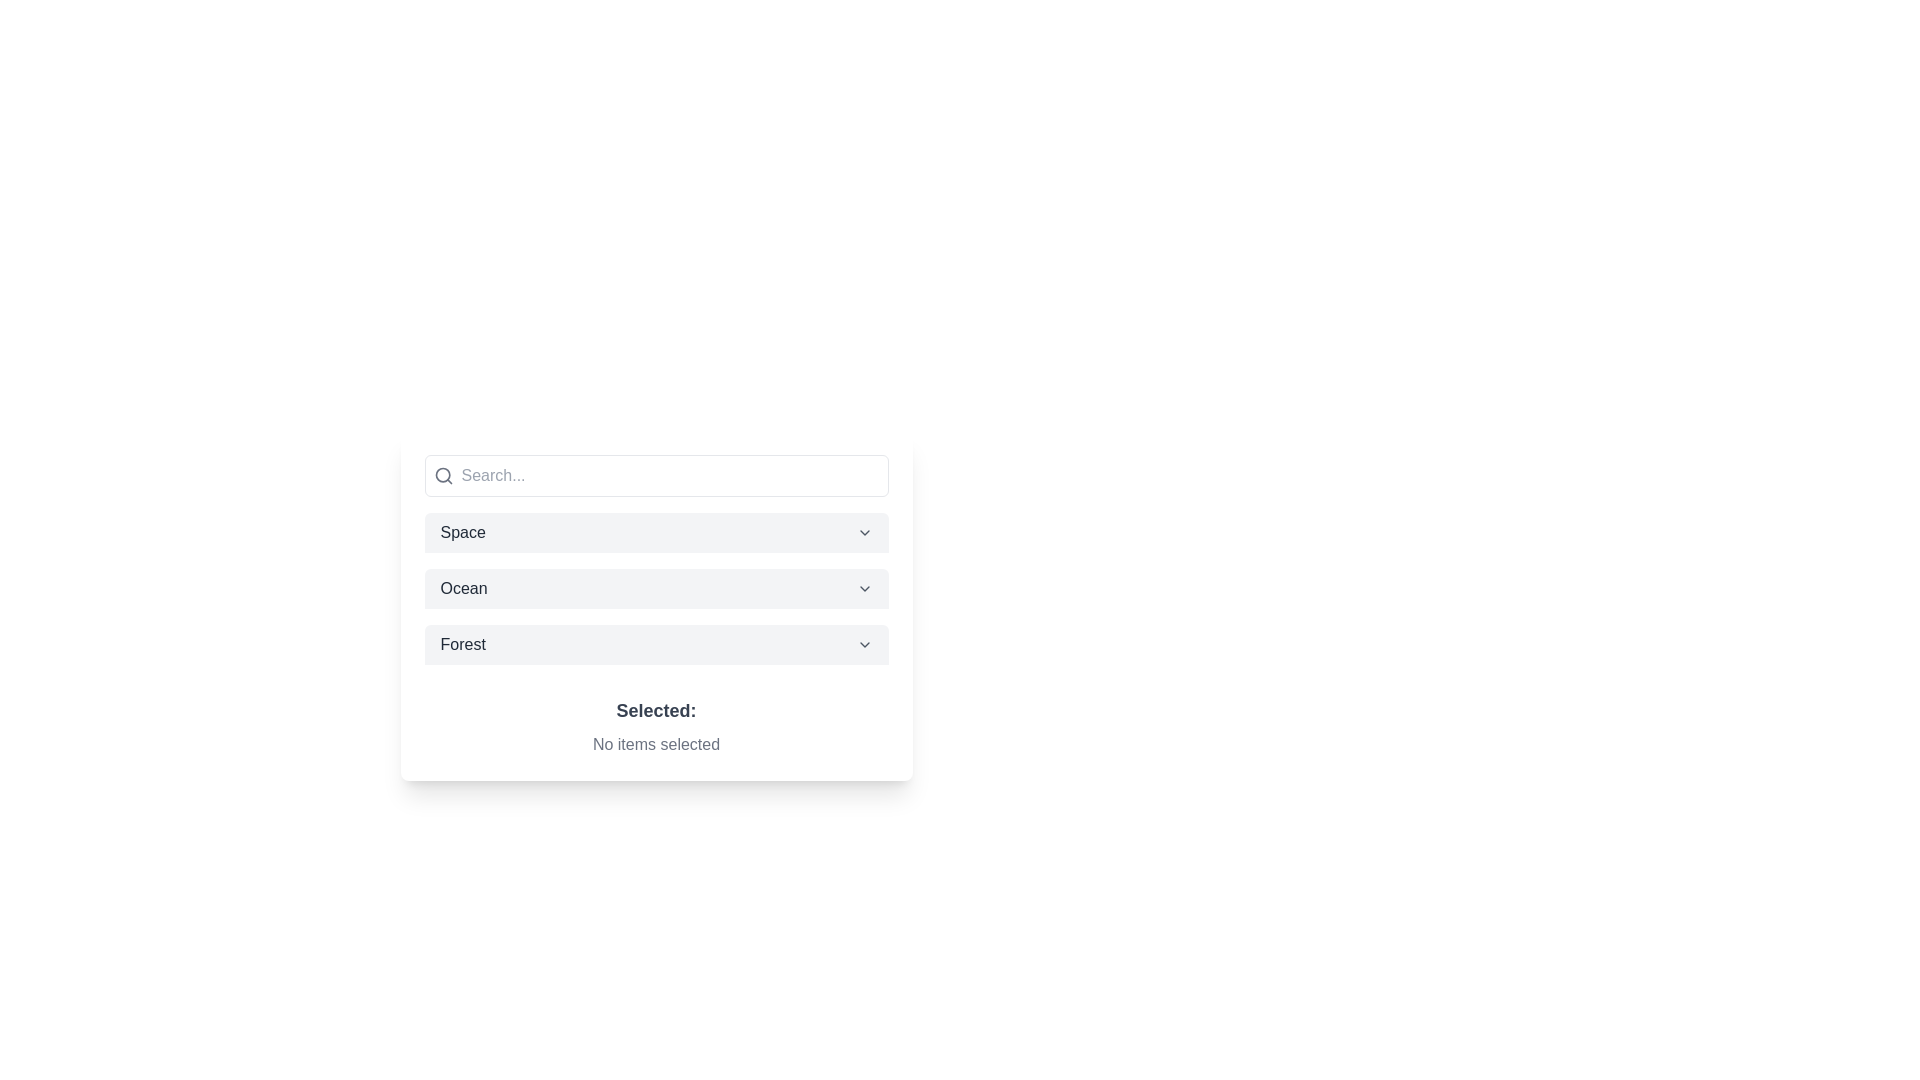  What do you see at coordinates (462, 644) in the screenshot?
I see `the static text label displaying 'Forest' in a dark color, which is located in the bottommost row of a dropdown menu-like component, to the left of a downward-pointing chevron icon` at bounding box center [462, 644].